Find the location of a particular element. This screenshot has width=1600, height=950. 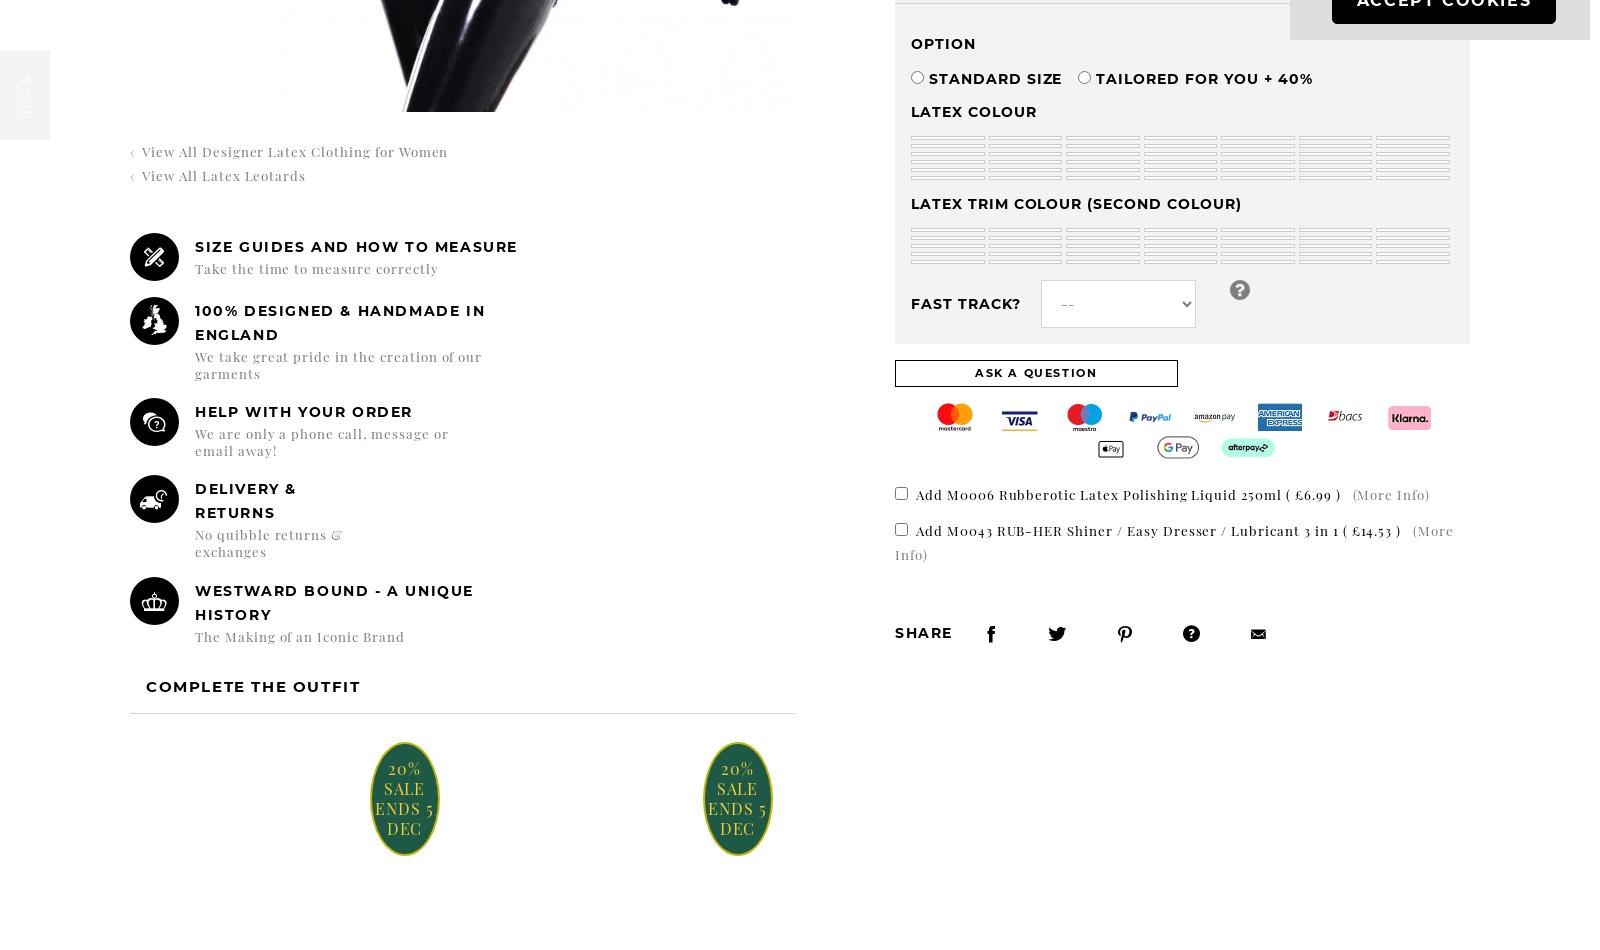

'Latex Trim Colour (Second Colour)' is located at coordinates (910, 203).